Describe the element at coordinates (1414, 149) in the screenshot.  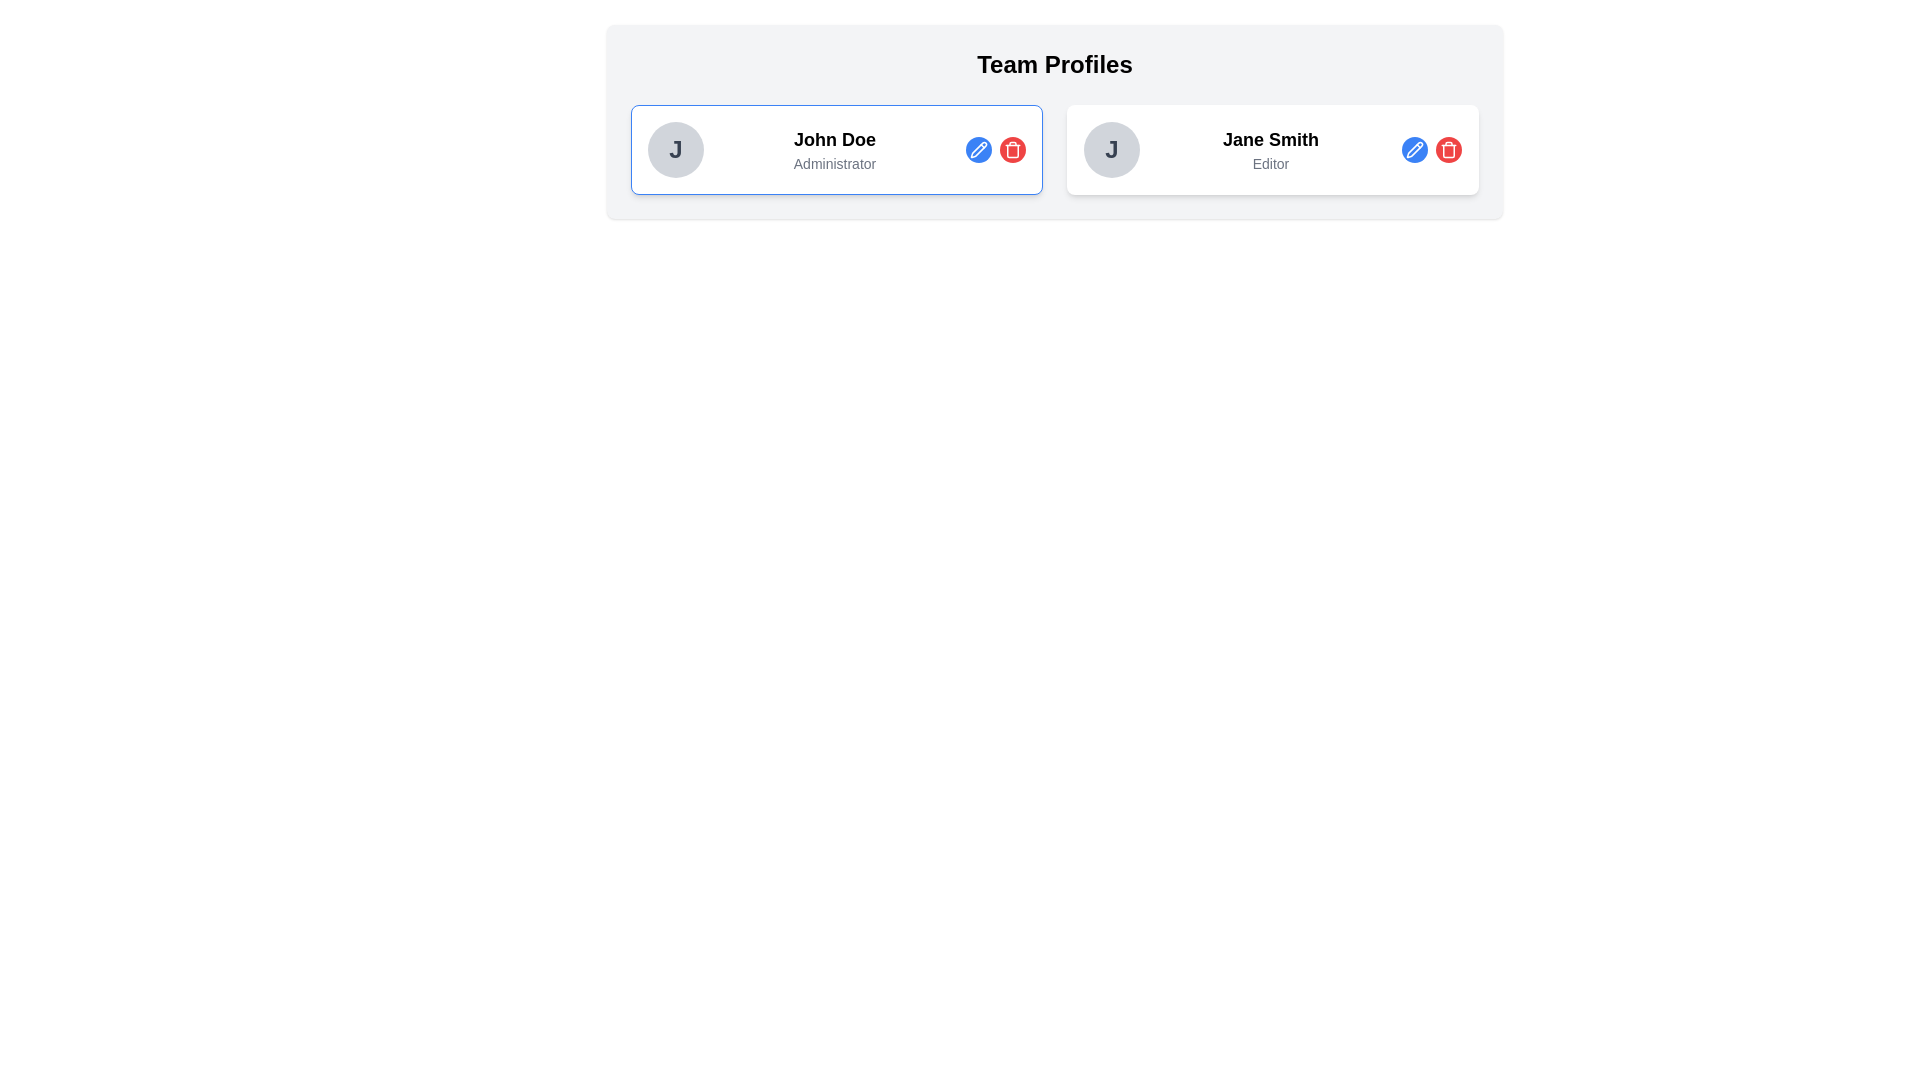
I see `the left-most 'Edit' button in the button group on the right segment of the profile card for 'Jane Smith, Editor' to initiate editing the profile` at that location.